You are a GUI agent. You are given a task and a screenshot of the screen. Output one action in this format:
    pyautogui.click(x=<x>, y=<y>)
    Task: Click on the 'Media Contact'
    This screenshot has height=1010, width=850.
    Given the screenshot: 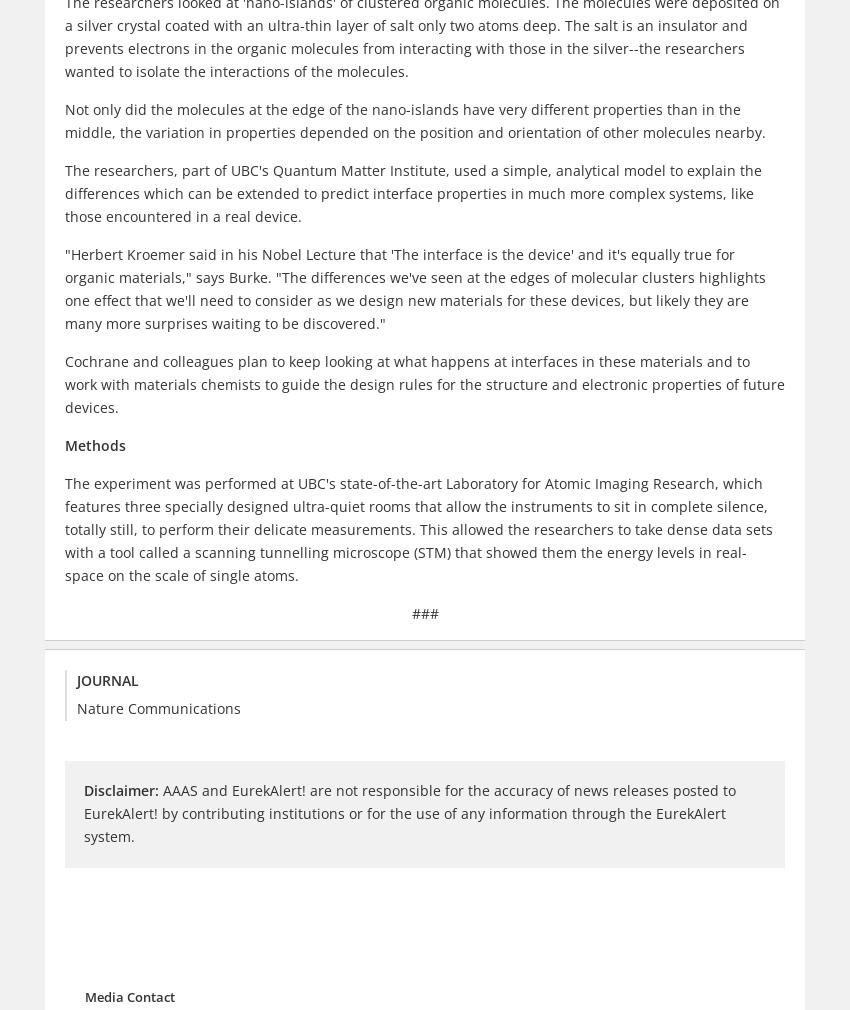 What is the action you would take?
    pyautogui.click(x=85, y=995)
    